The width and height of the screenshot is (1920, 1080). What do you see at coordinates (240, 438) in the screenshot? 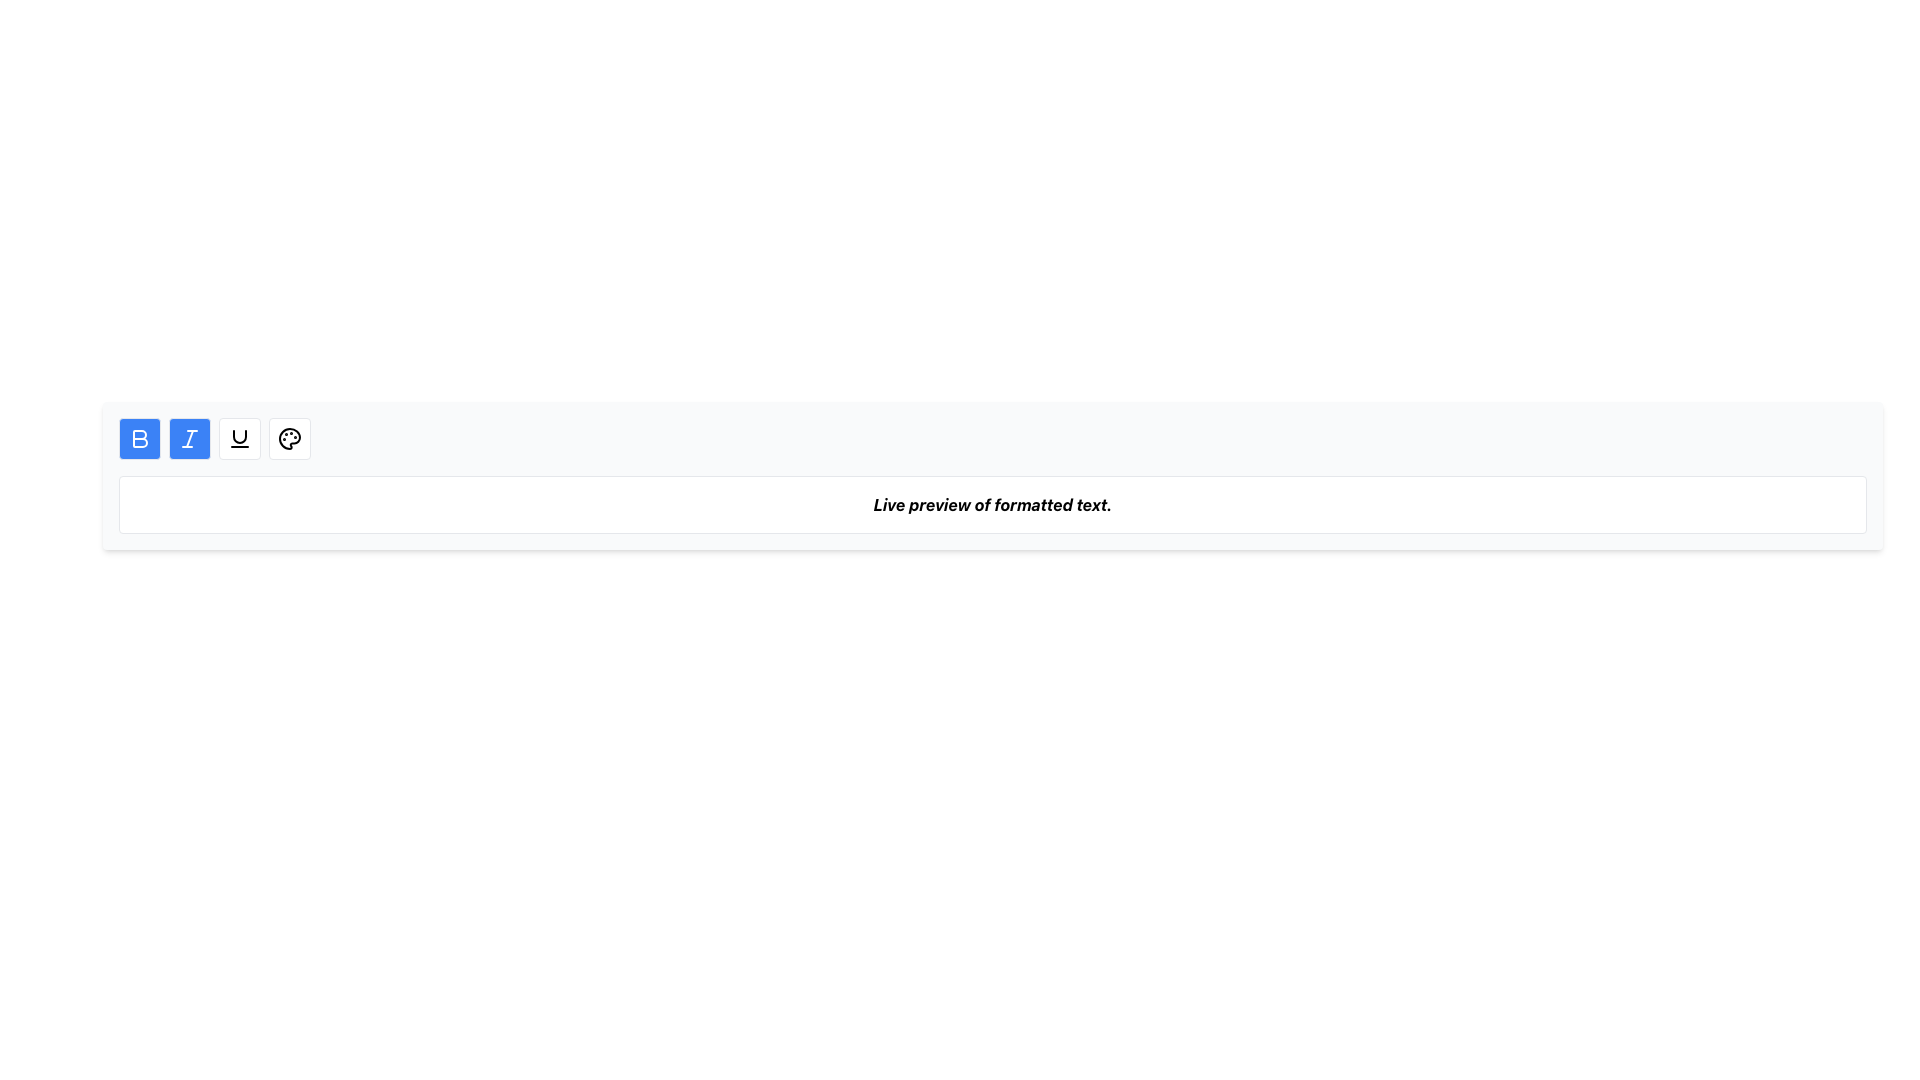
I see `the third button from the left in the toolbar above the text input area` at bounding box center [240, 438].